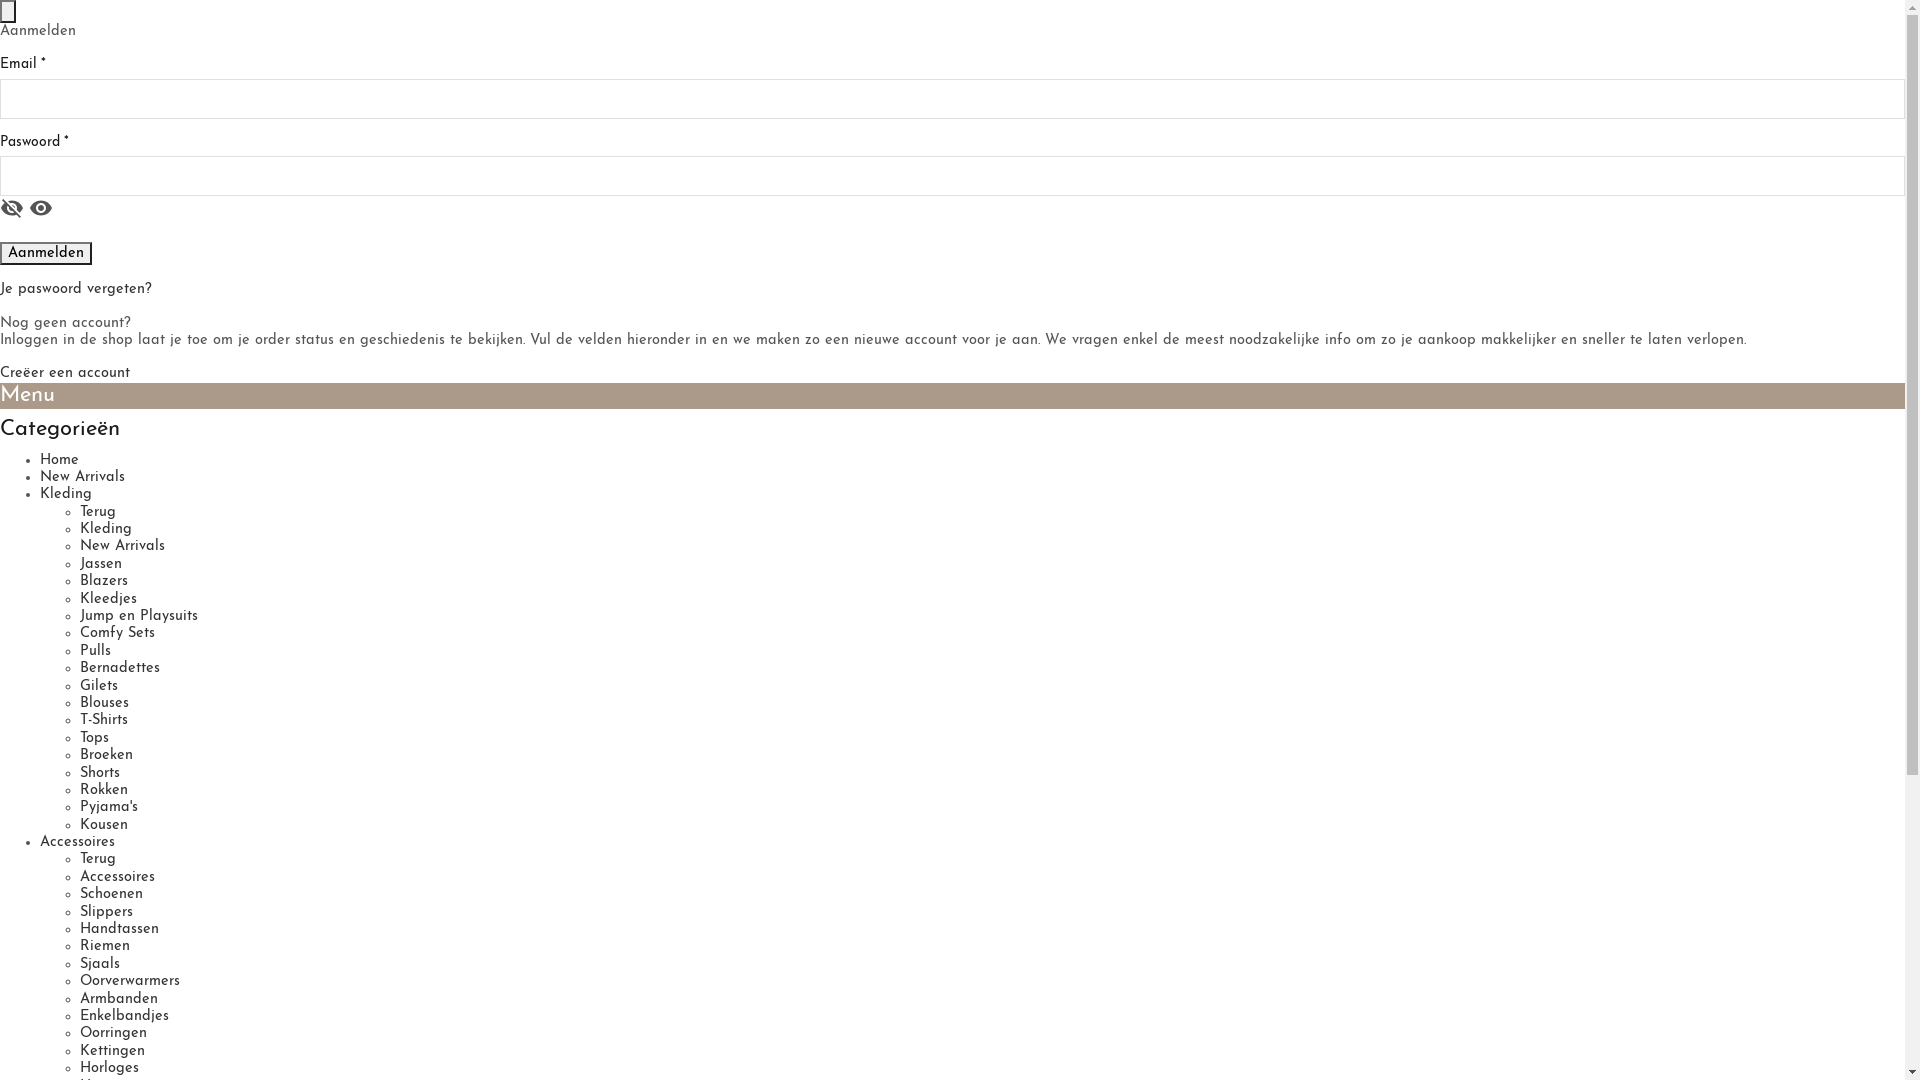  What do you see at coordinates (107, 598) in the screenshot?
I see `'Kleedjes'` at bounding box center [107, 598].